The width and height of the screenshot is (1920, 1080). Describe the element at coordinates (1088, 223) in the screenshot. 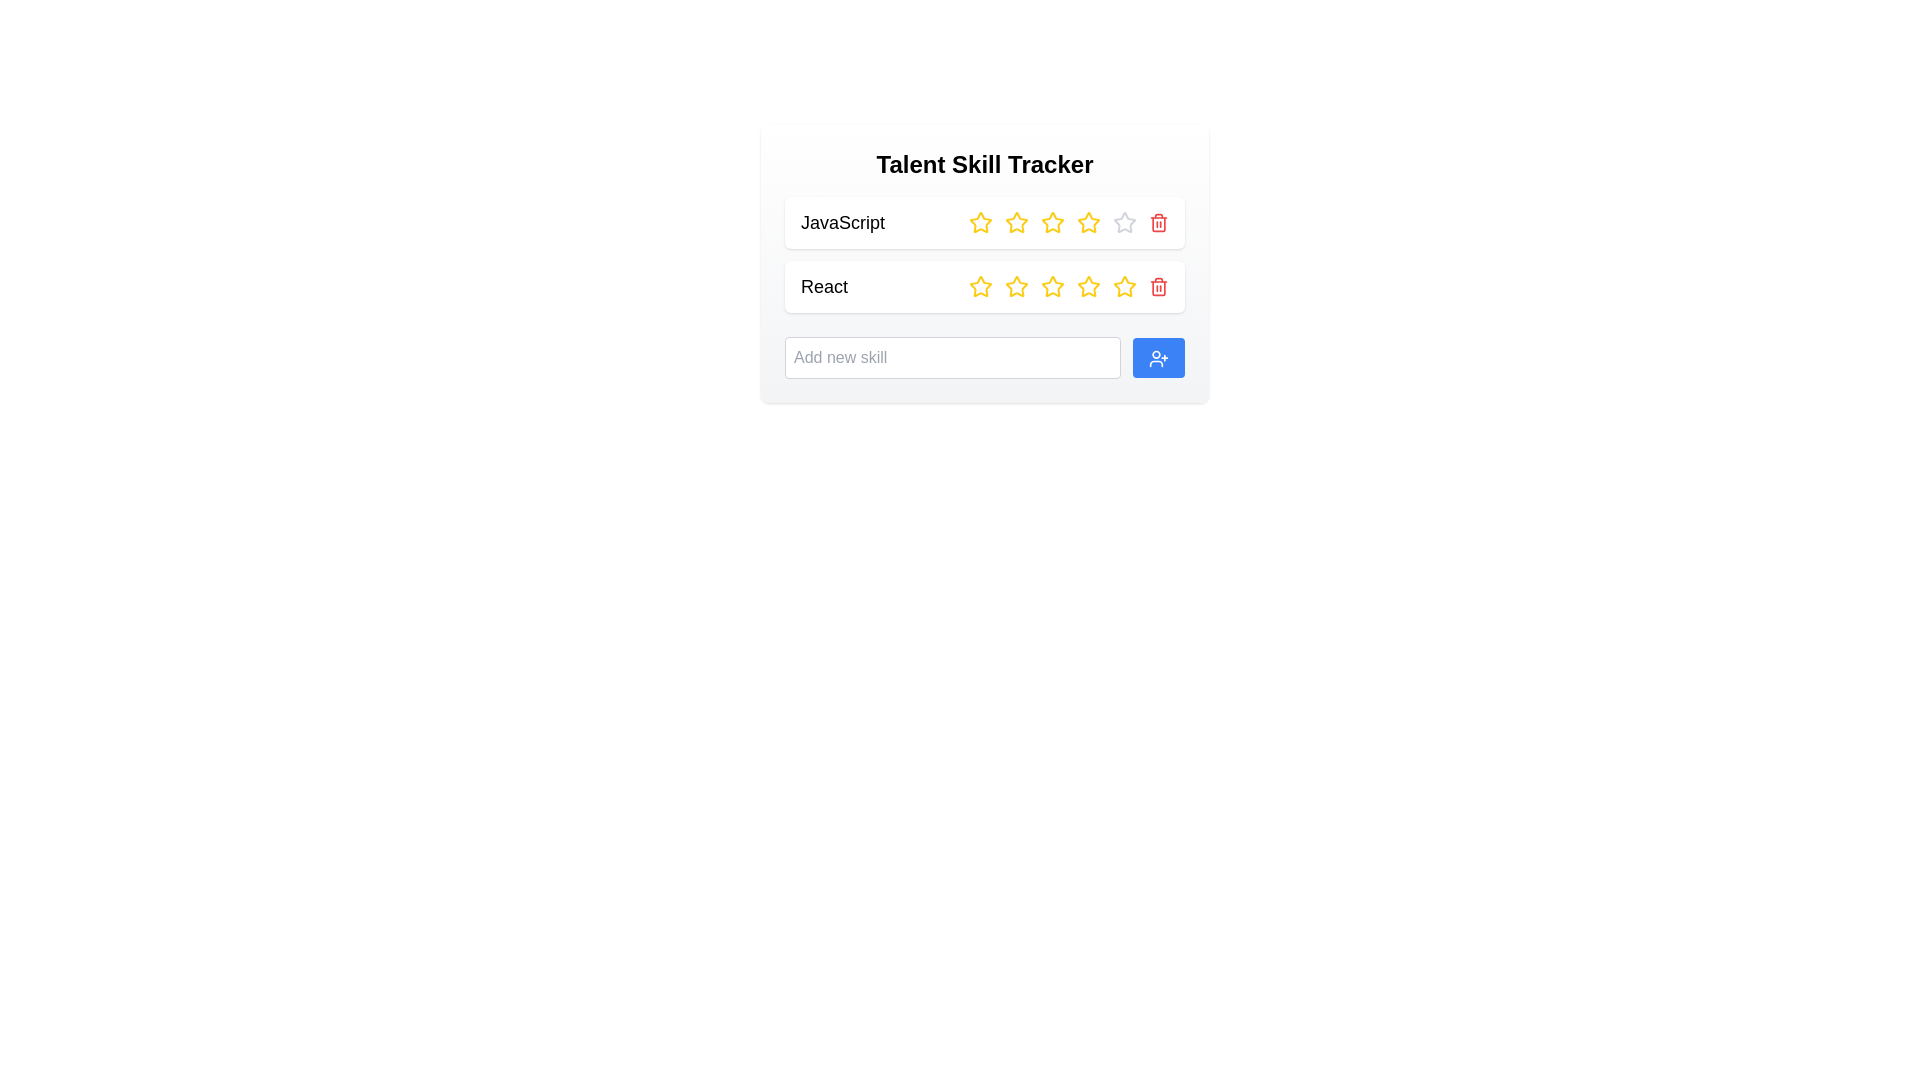

I see `the sixth star icon in the rating component for the 'JavaScript' skill in the Talent Skill Tracker interface` at that location.